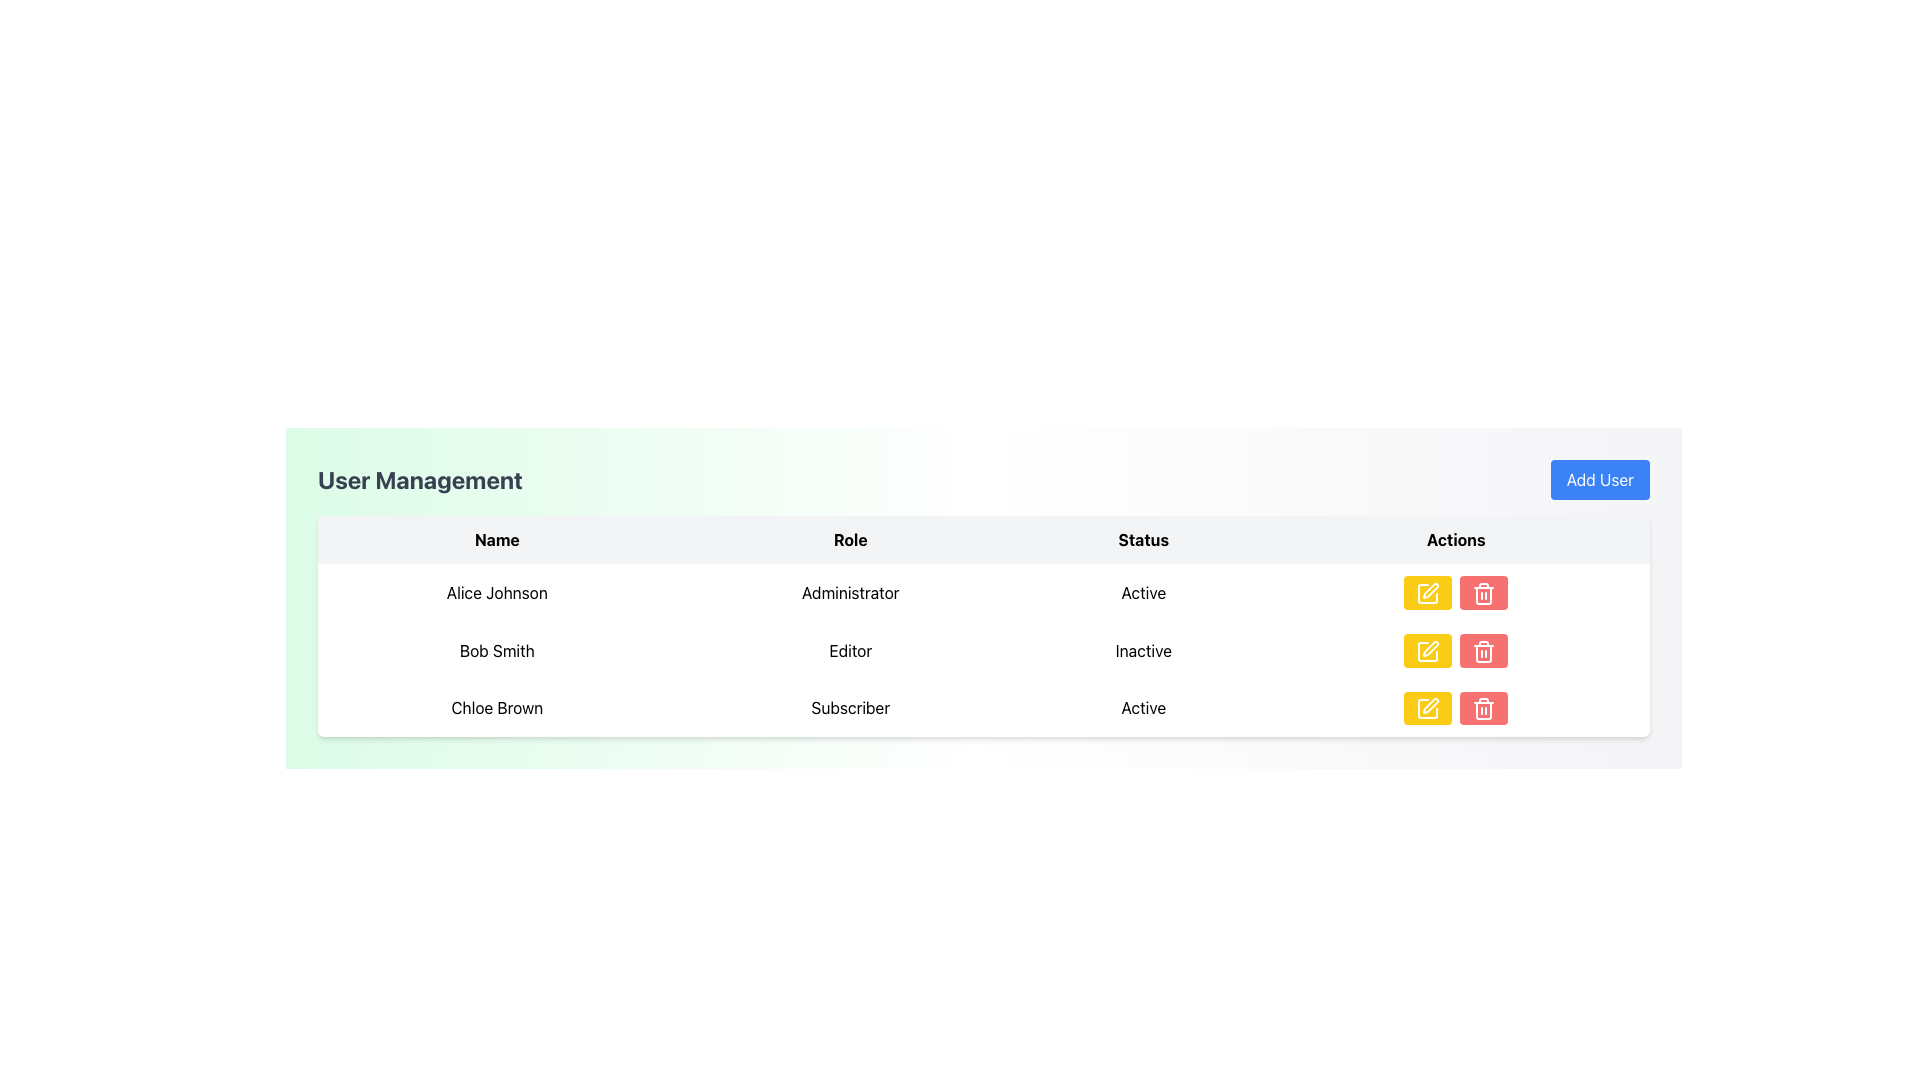 This screenshot has width=1920, height=1080. Describe the element at coordinates (1427, 650) in the screenshot. I see `the edit button located in the 'Actions' column of the table, specifically the second button in the row for 'Bob Smith'` at that location.